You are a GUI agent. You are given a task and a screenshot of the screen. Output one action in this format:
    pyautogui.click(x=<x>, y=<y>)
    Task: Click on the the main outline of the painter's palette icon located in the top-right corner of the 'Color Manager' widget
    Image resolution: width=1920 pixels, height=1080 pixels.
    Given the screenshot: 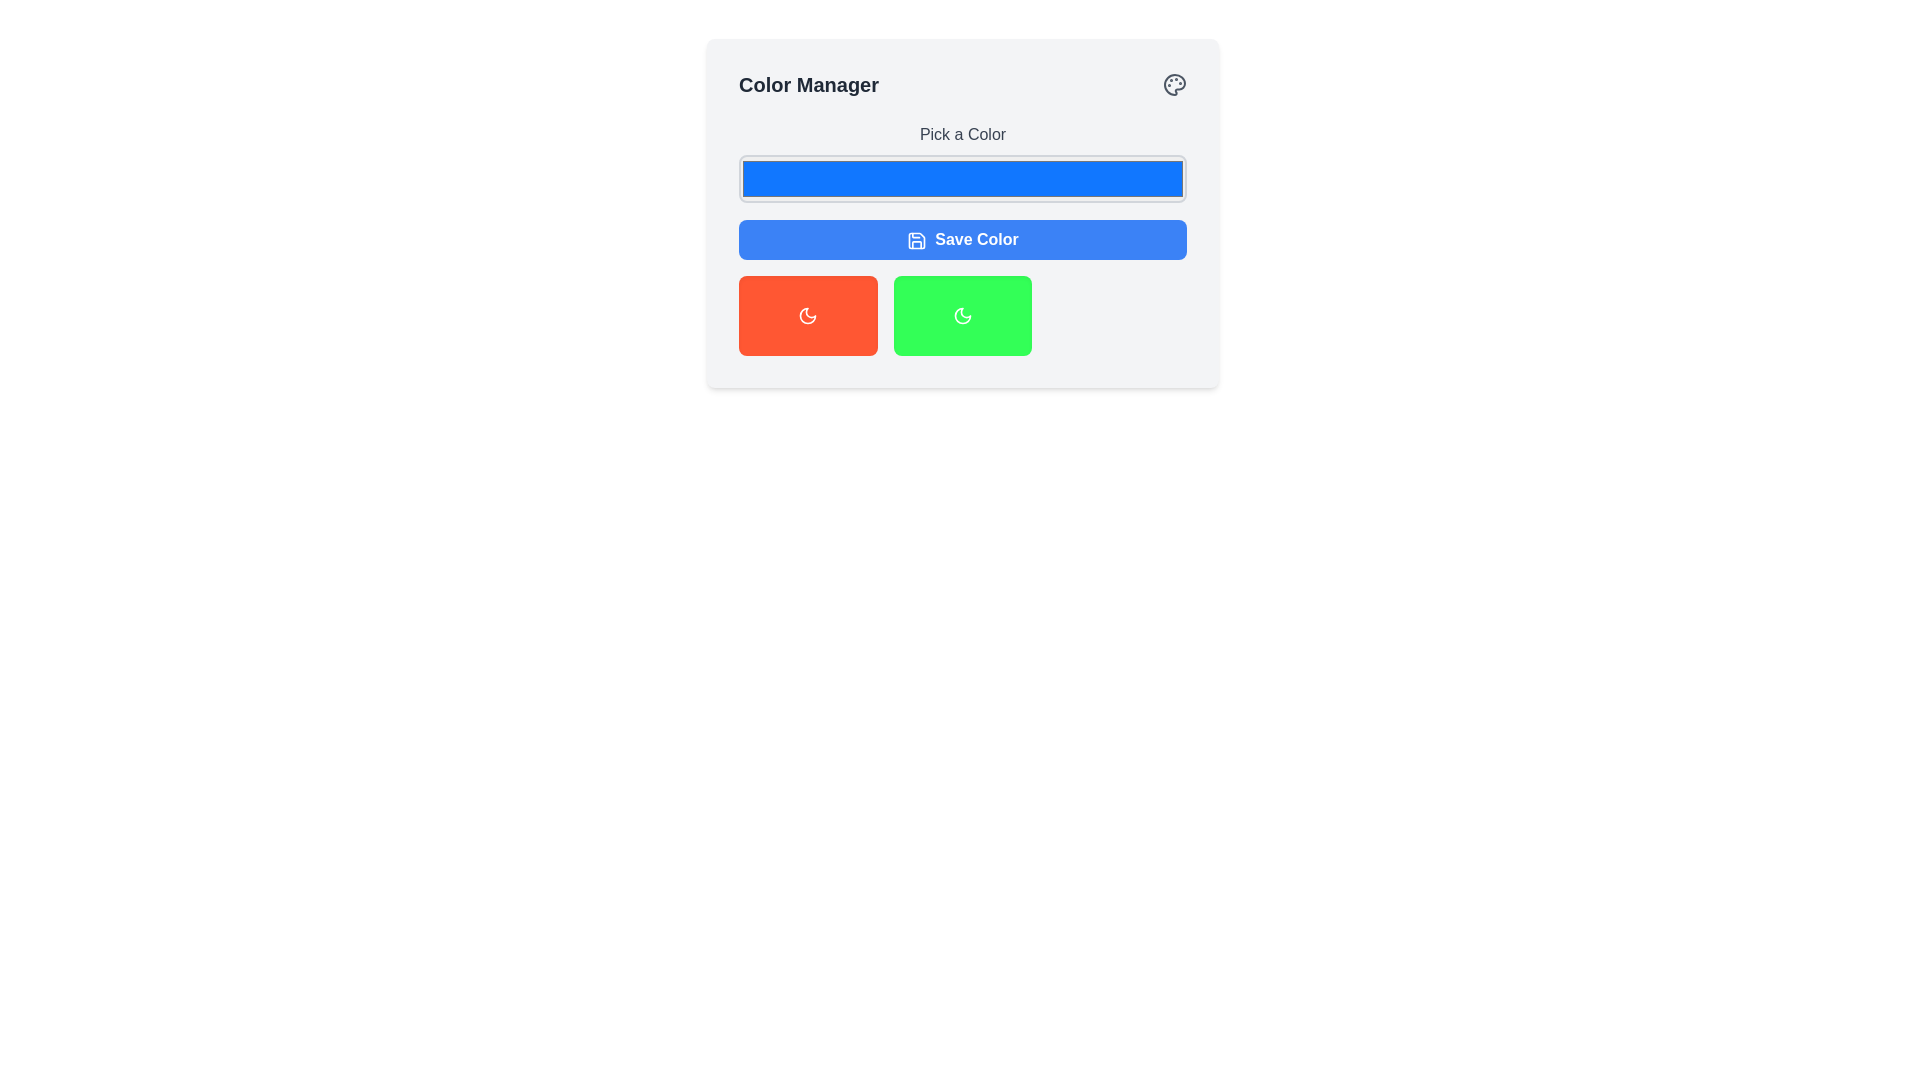 What is the action you would take?
    pyautogui.click(x=1175, y=83)
    